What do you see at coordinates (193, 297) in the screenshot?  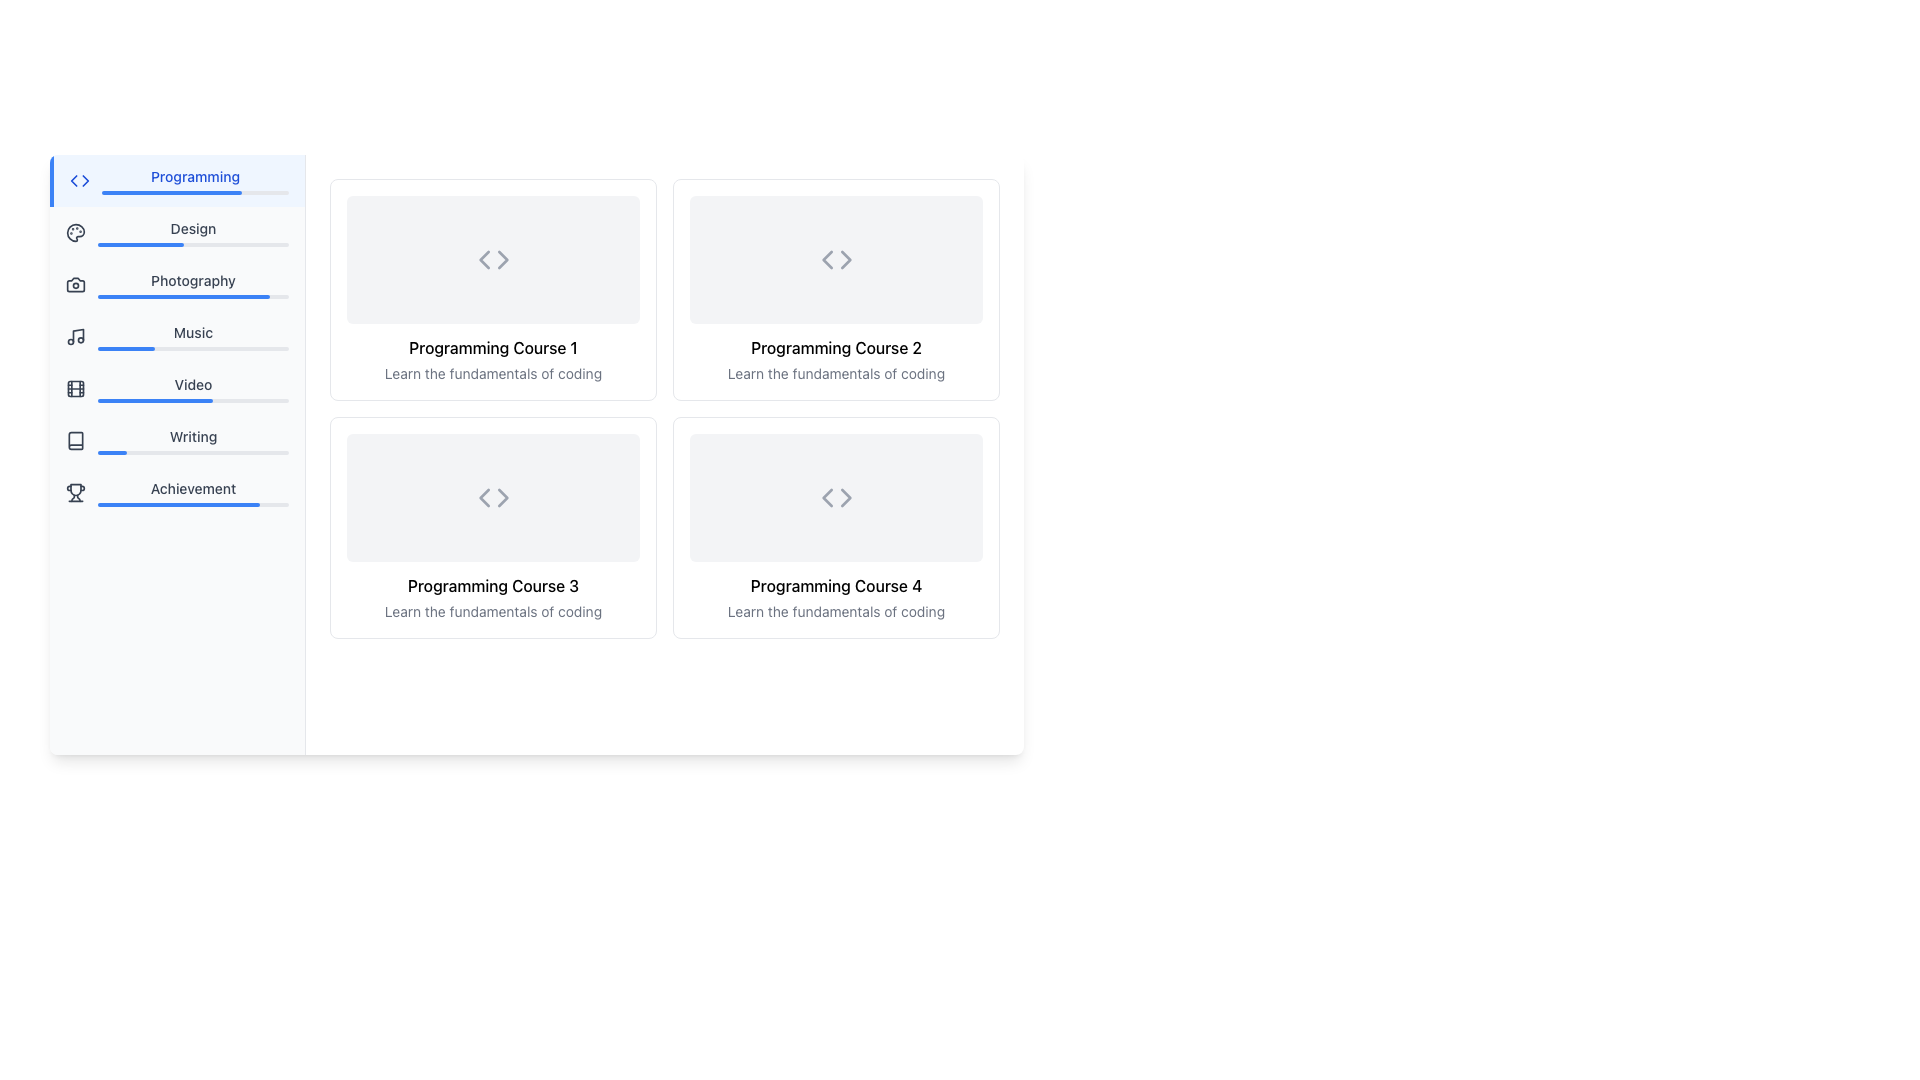 I see `the progress represented by the horizontal progress bar located under the 'Photography' section in the left-hand navigation menu` at bounding box center [193, 297].